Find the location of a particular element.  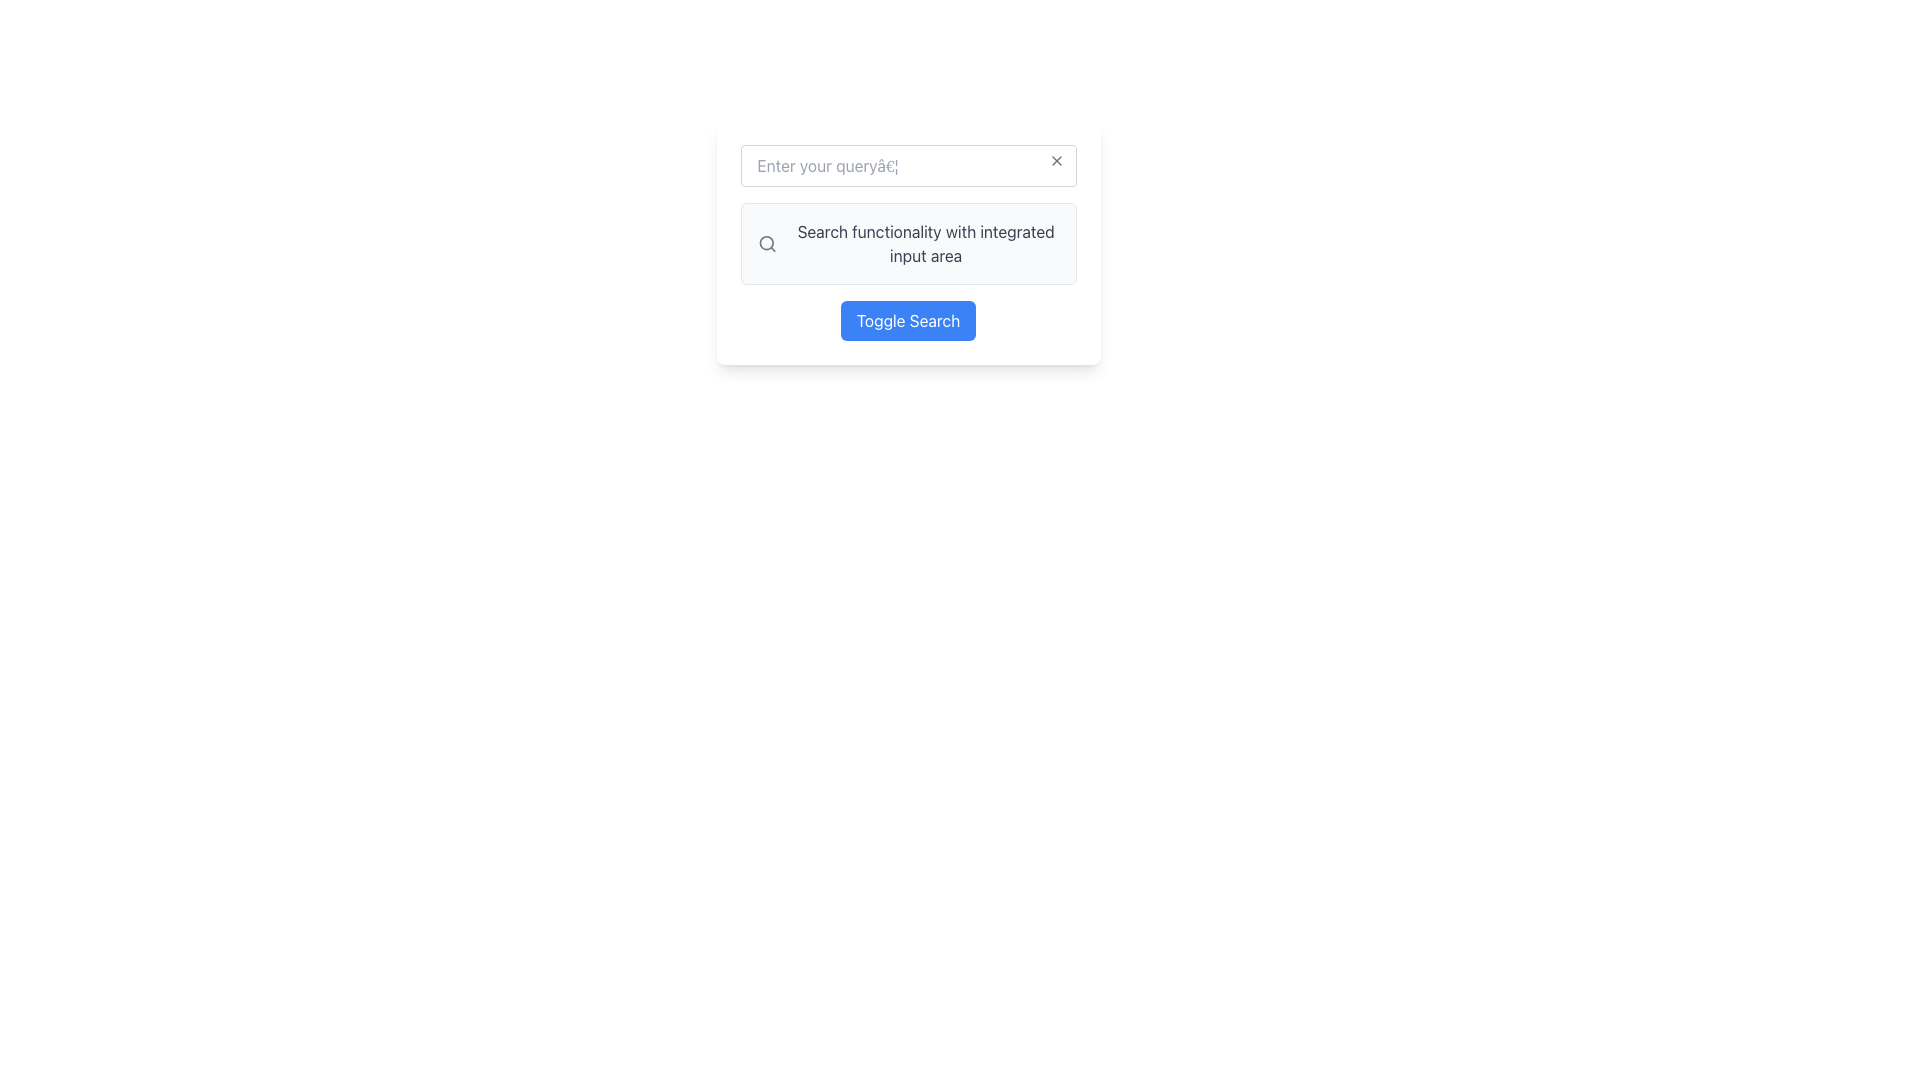

the gray 'X' icon located in the upper-right corner of the text input box labeled 'Enter your query…' to clear the text input is located at coordinates (1055, 160).